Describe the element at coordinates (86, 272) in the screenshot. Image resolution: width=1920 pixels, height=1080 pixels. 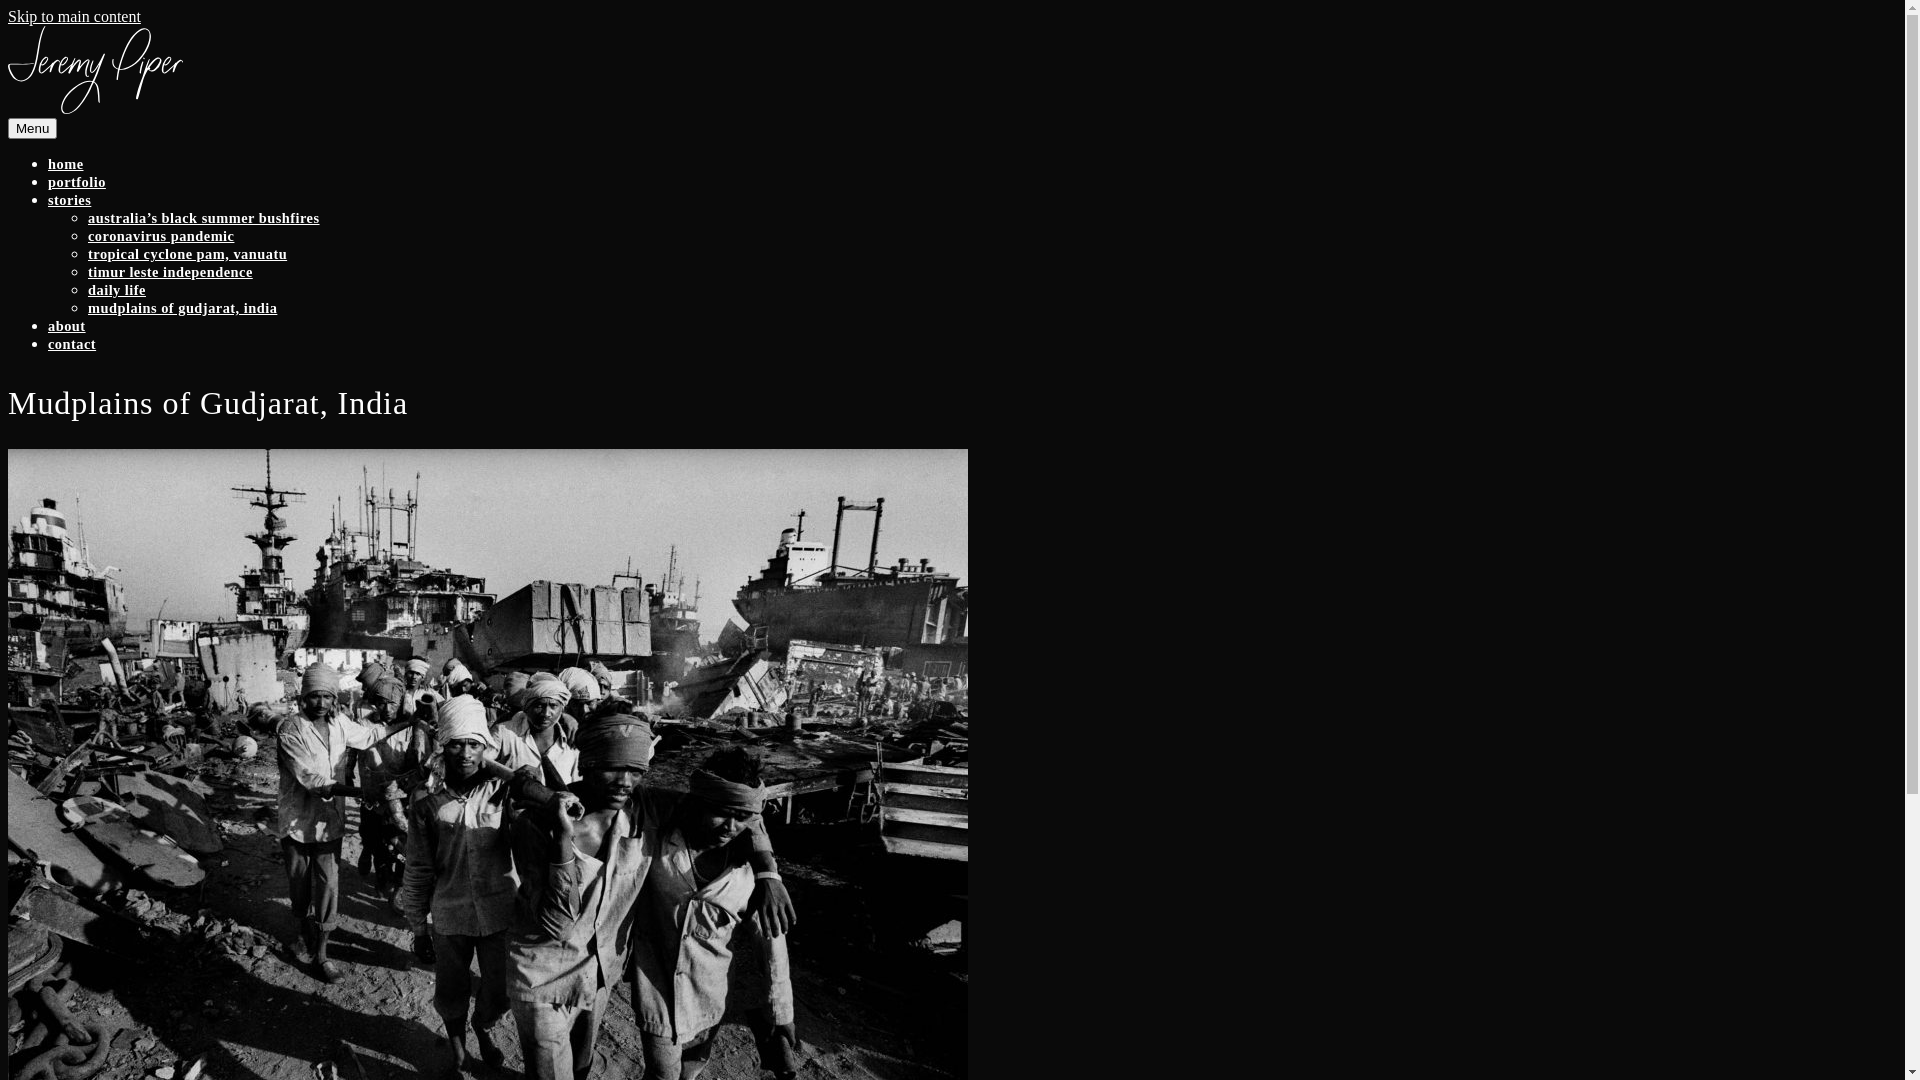
I see `'timur leste independence'` at that location.